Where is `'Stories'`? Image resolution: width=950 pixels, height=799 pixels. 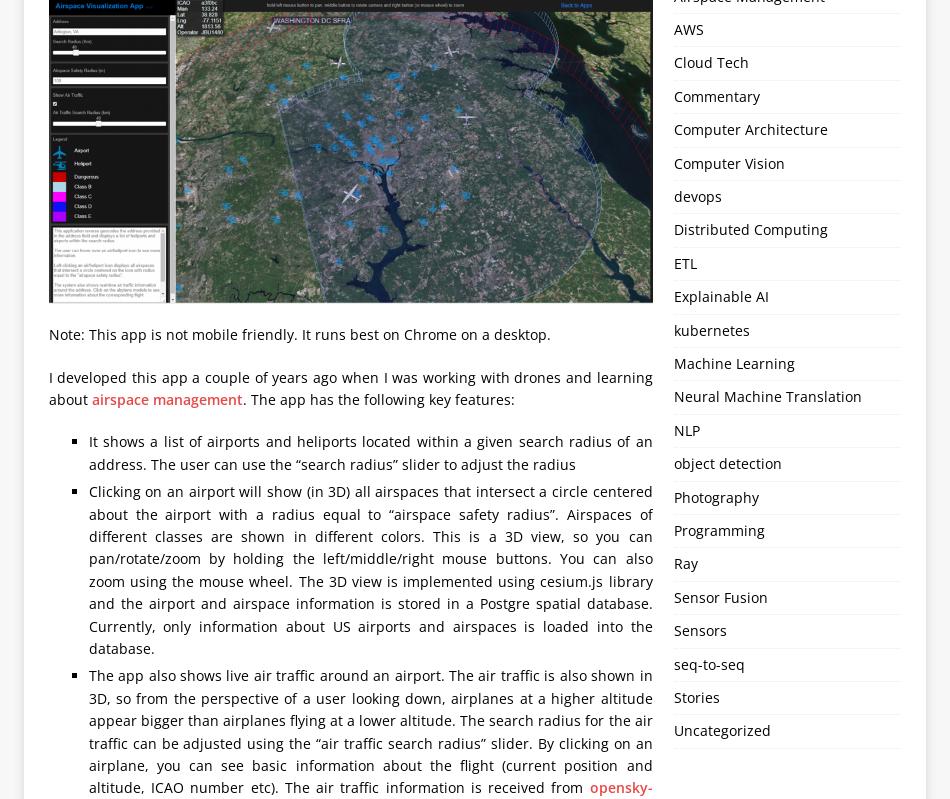 'Stories' is located at coordinates (672, 696).